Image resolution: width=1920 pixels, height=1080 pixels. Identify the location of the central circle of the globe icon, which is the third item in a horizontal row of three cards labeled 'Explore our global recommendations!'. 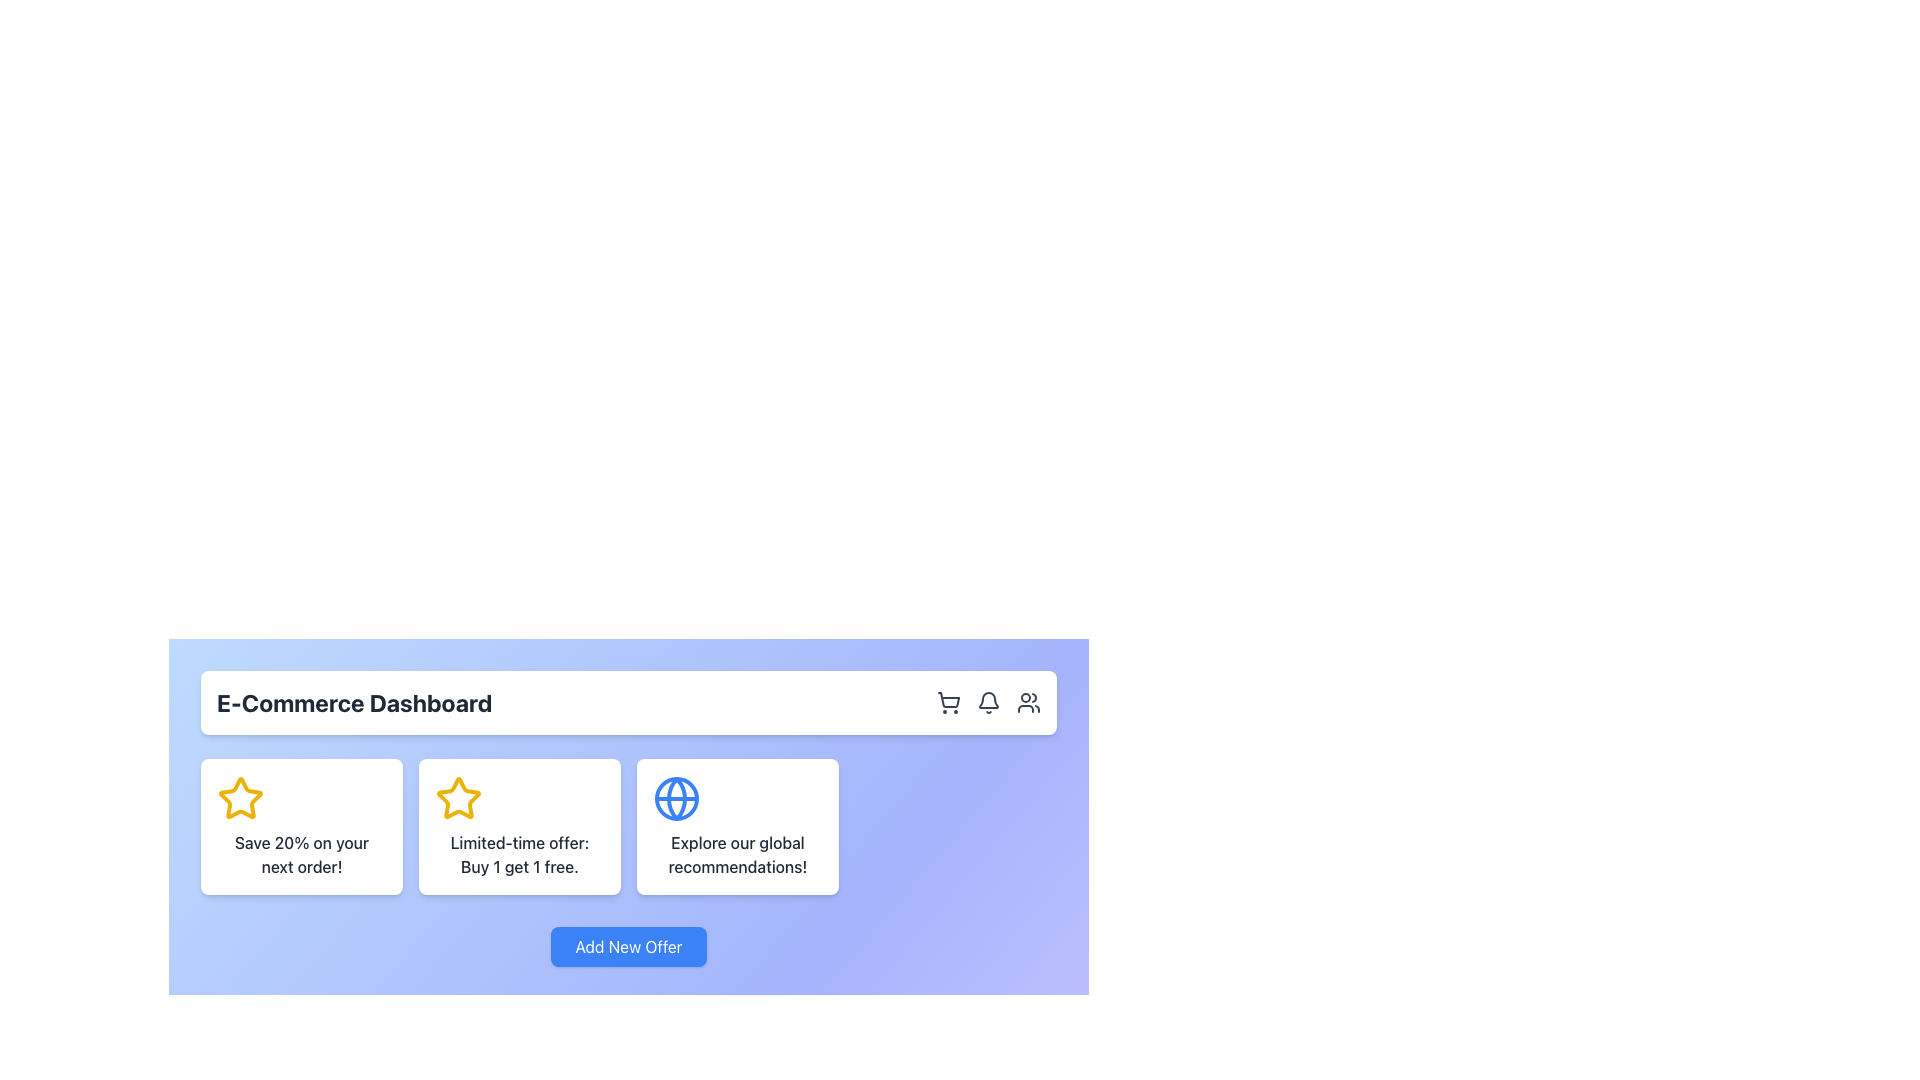
(676, 797).